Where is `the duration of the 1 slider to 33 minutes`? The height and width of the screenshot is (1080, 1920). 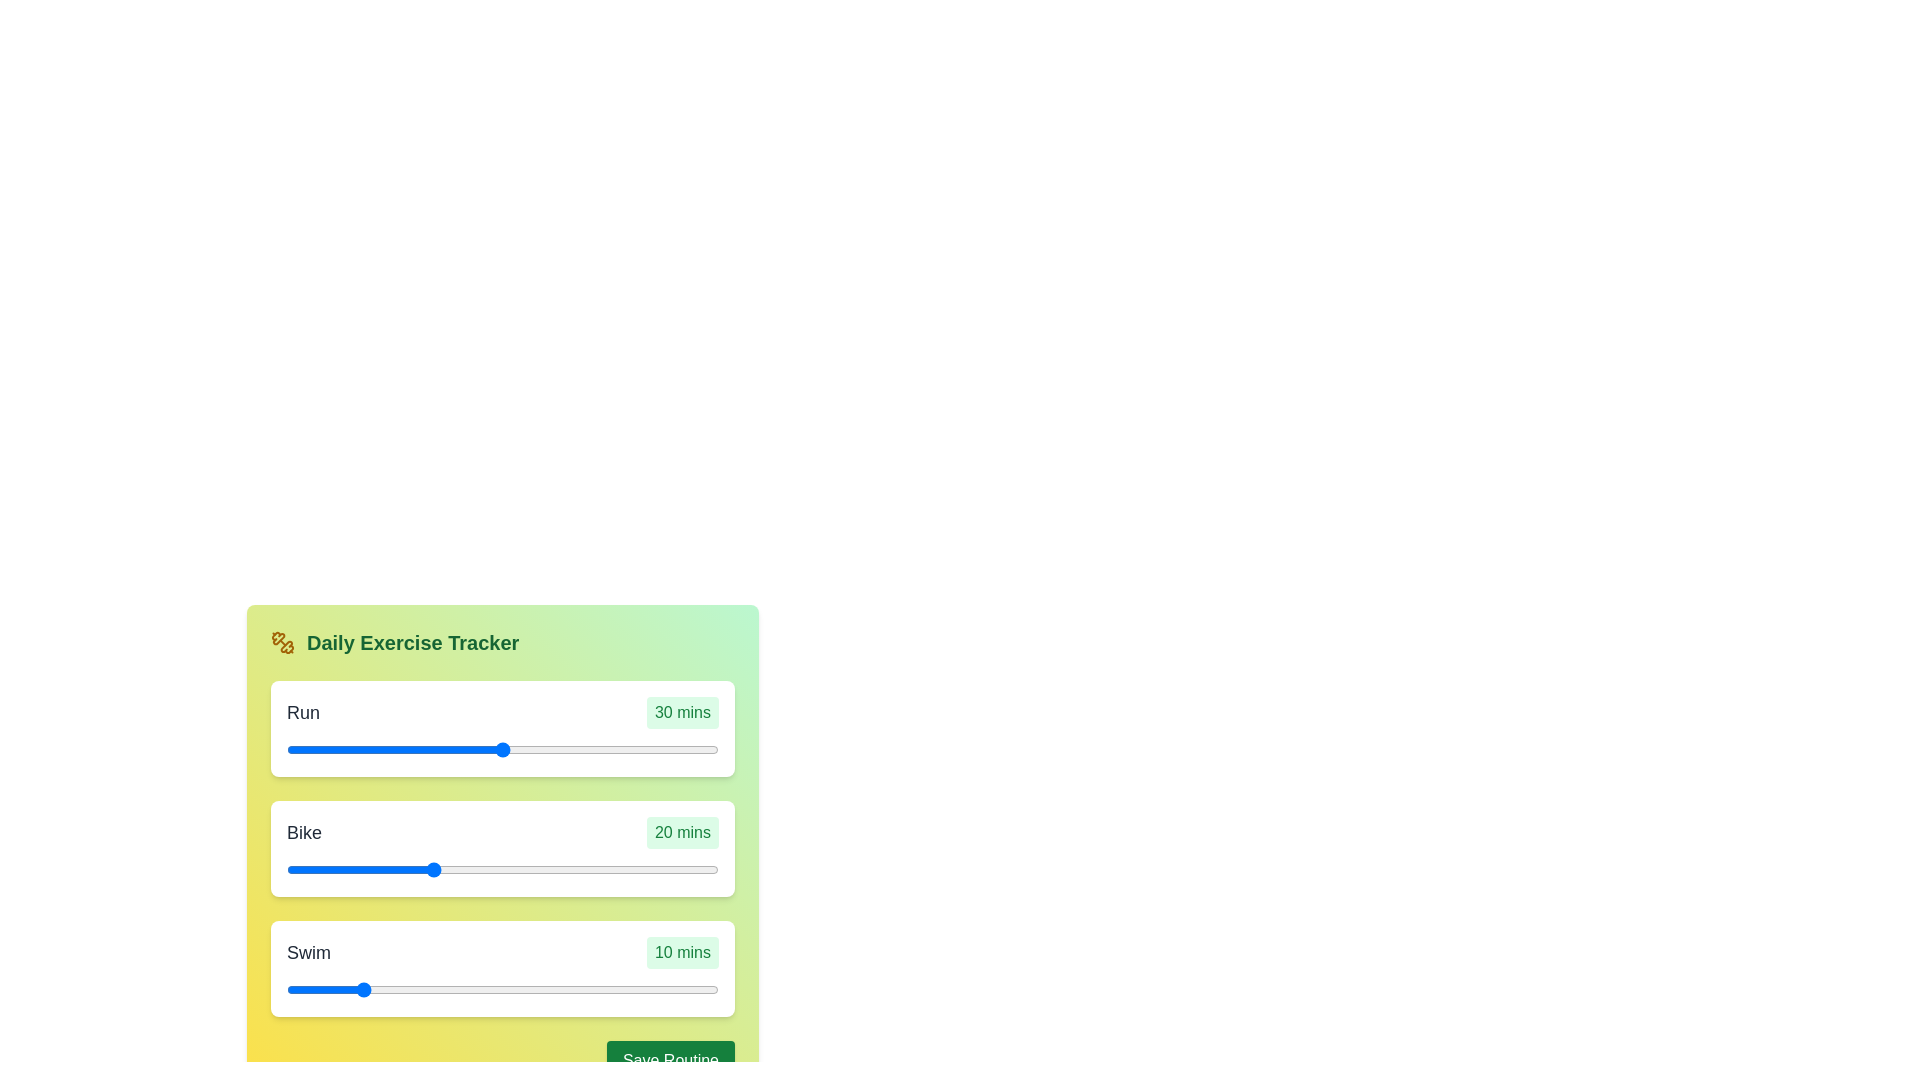
the duration of the 1 slider to 33 minutes is located at coordinates (620, 869).